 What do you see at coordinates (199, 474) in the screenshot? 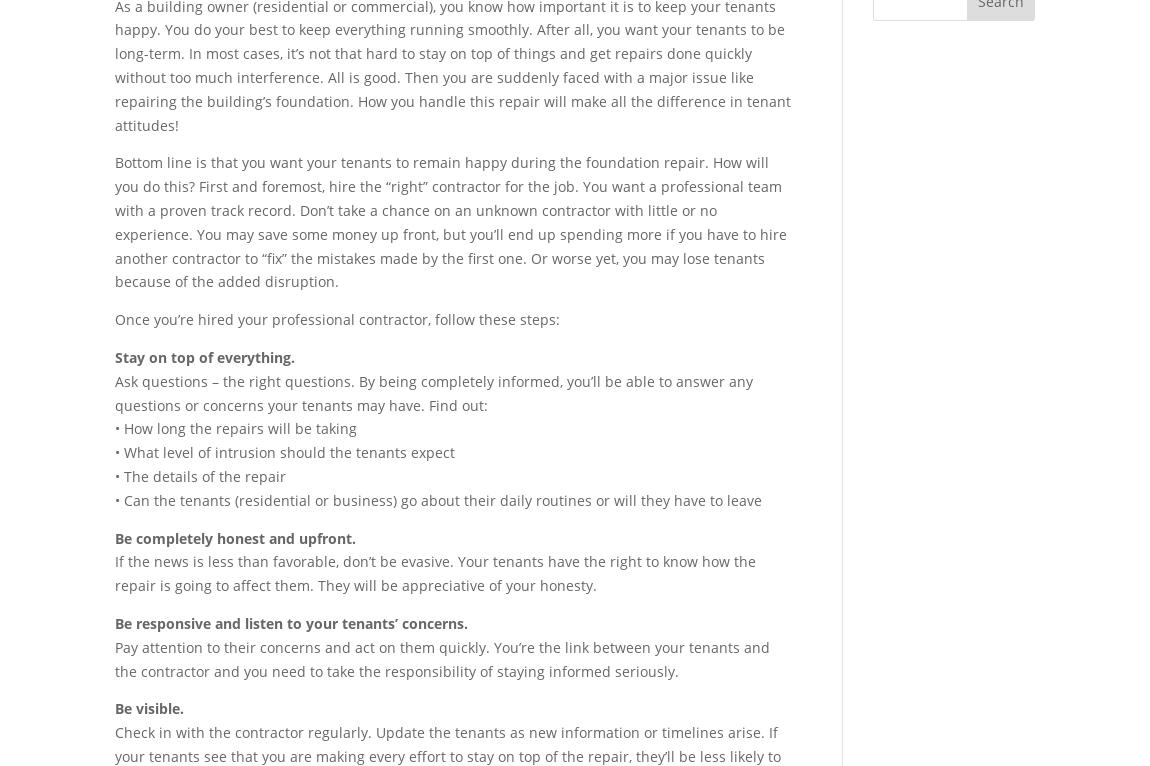
I see `'•	The details of the repair'` at bounding box center [199, 474].